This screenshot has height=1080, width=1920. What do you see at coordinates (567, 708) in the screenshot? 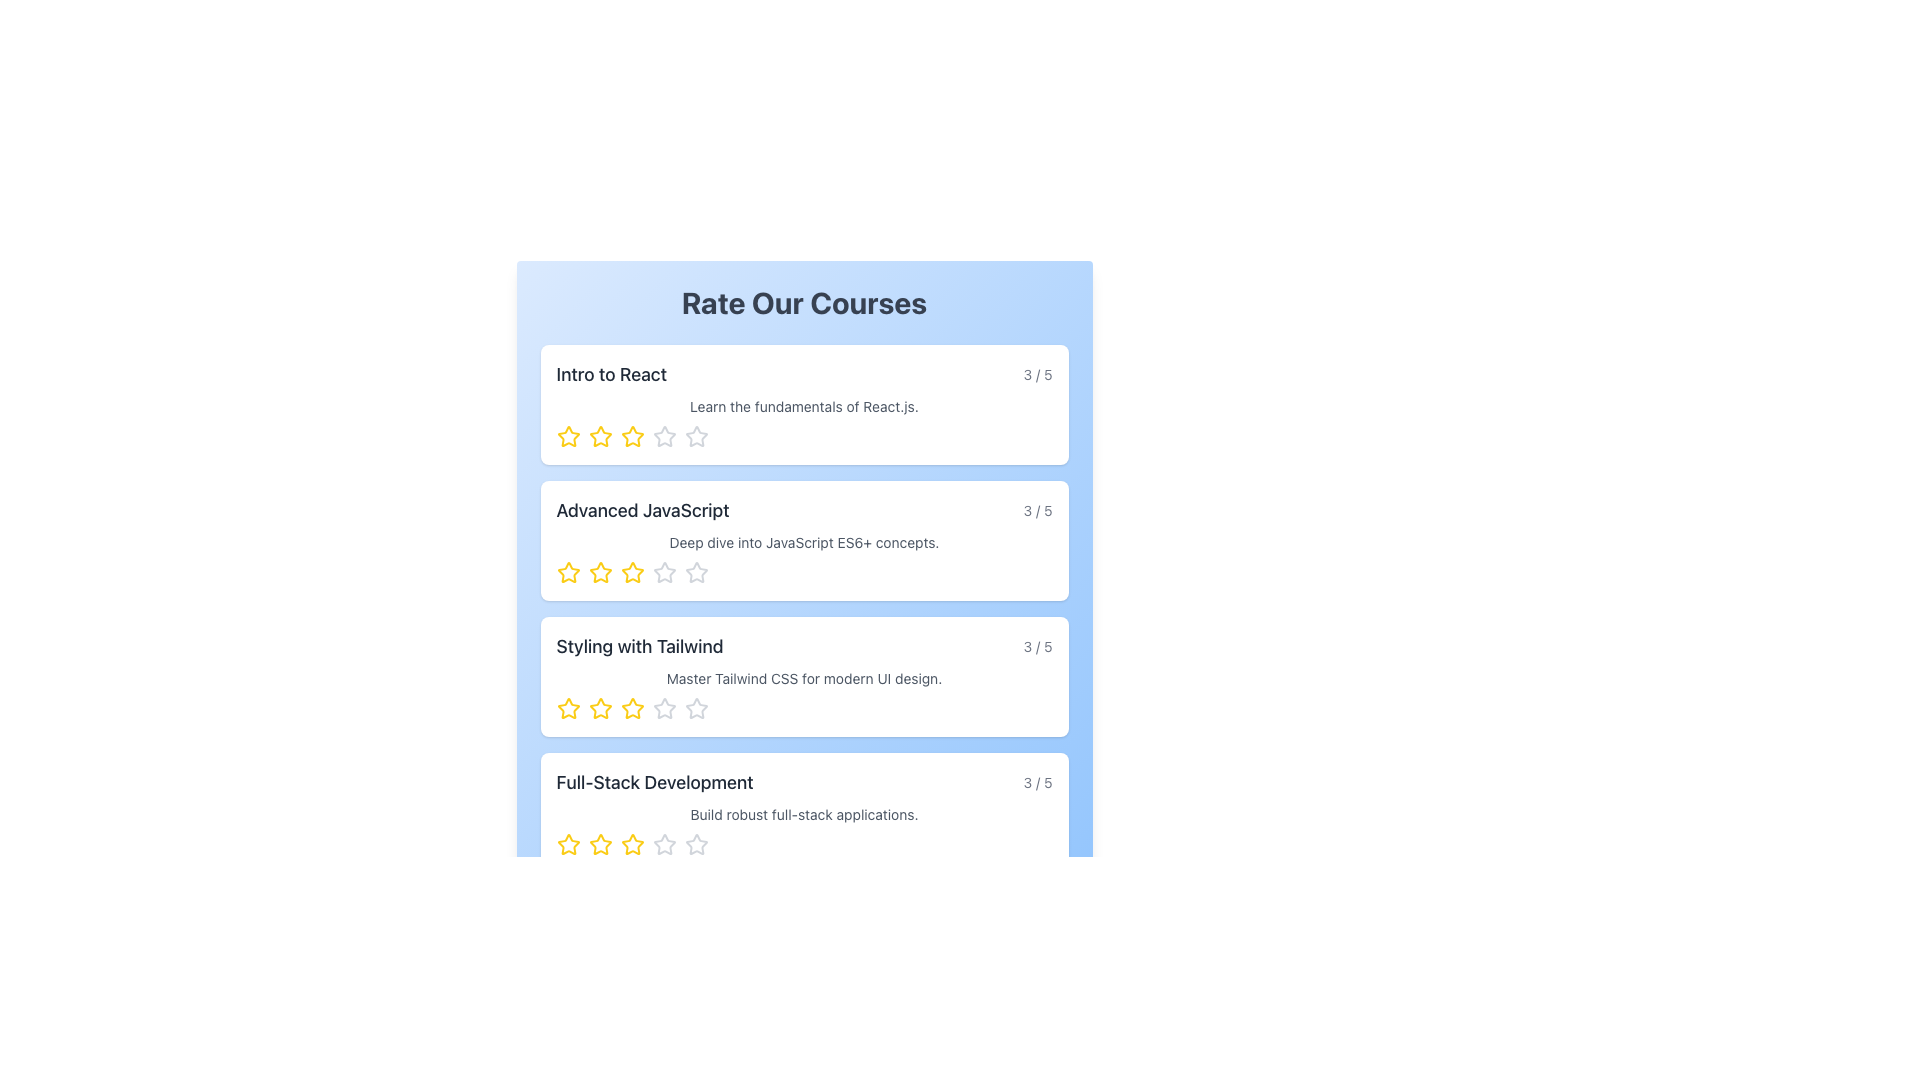
I see `the first rating star icon under the 'Styling with Tailwind' course section to assign a rating` at bounding box center [567, 708].